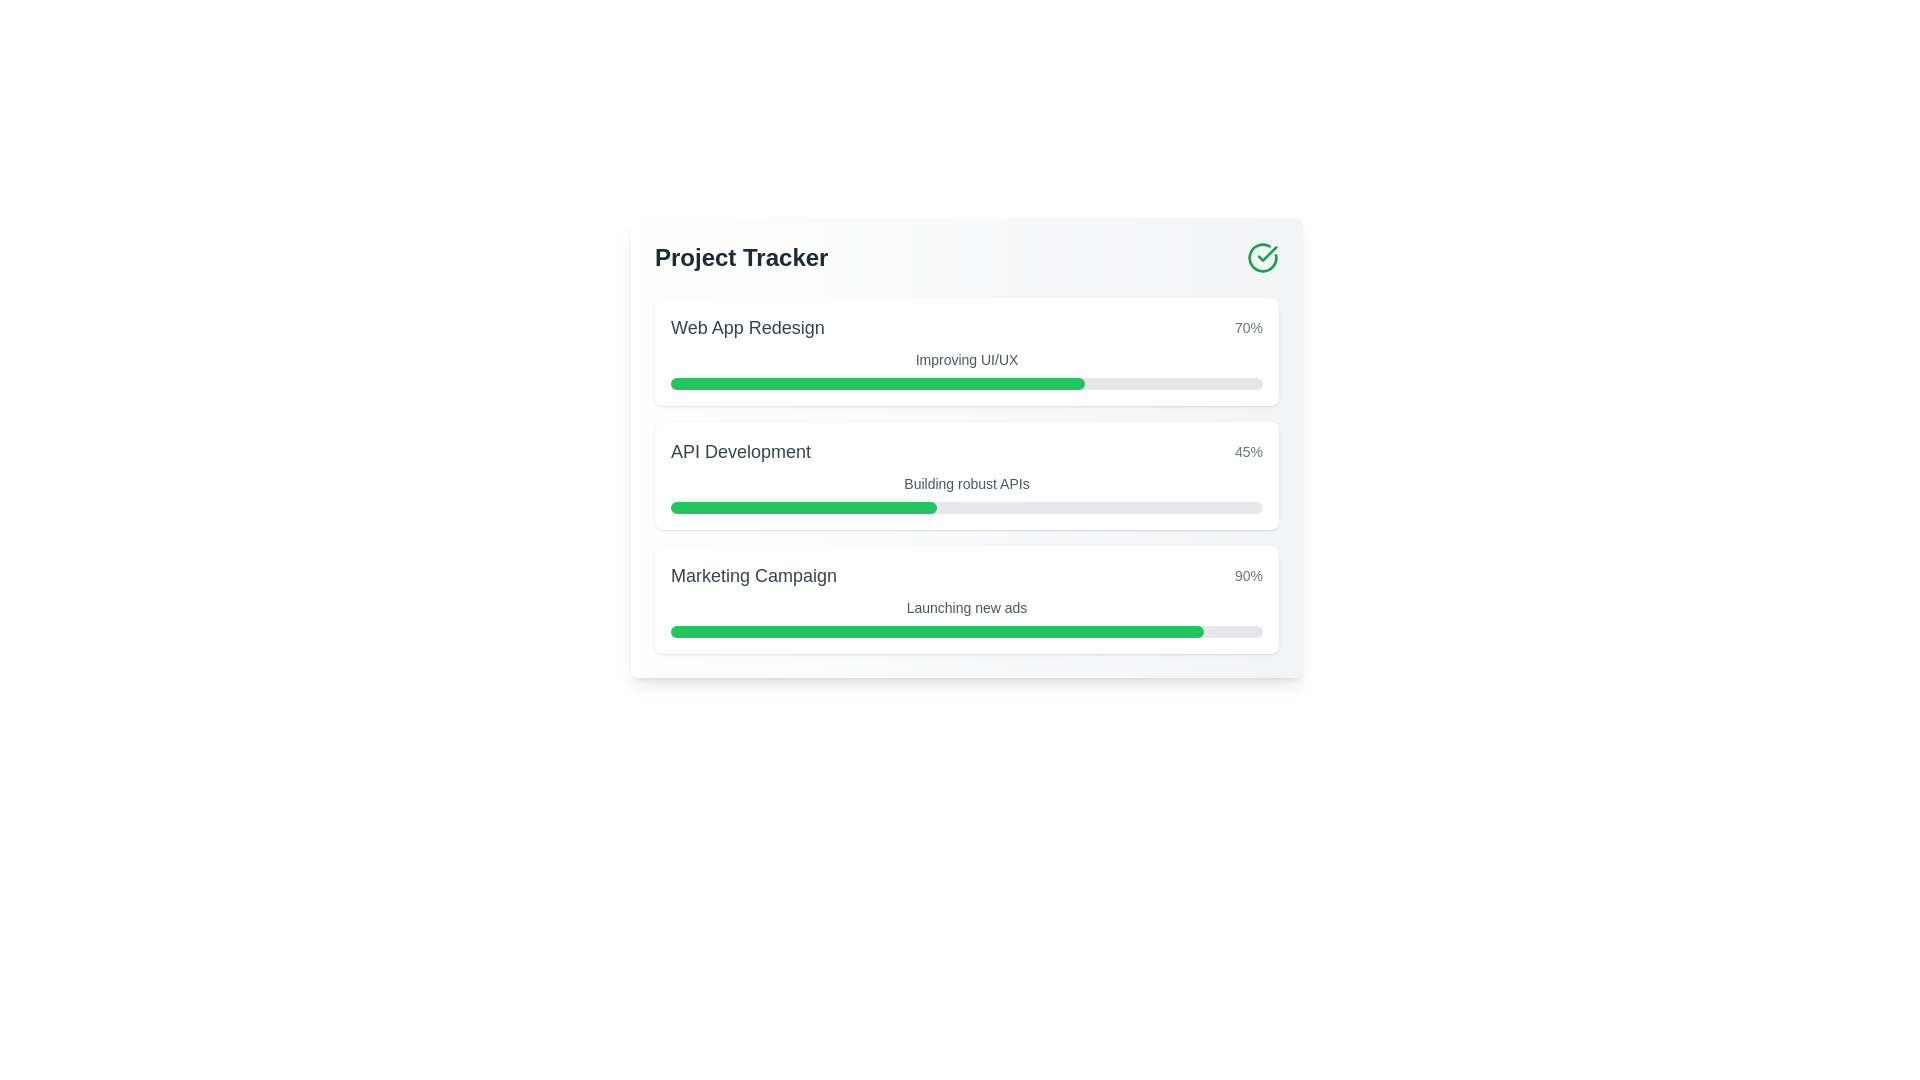 The image size is (1920, 1080). What do you see at coordinates (740, 451) in the screenshot?
I see `the static text label displaying 'API Development' in bold gray font, located in the second row of the 'Project Tracker' list` at bounding box center [740, 451].